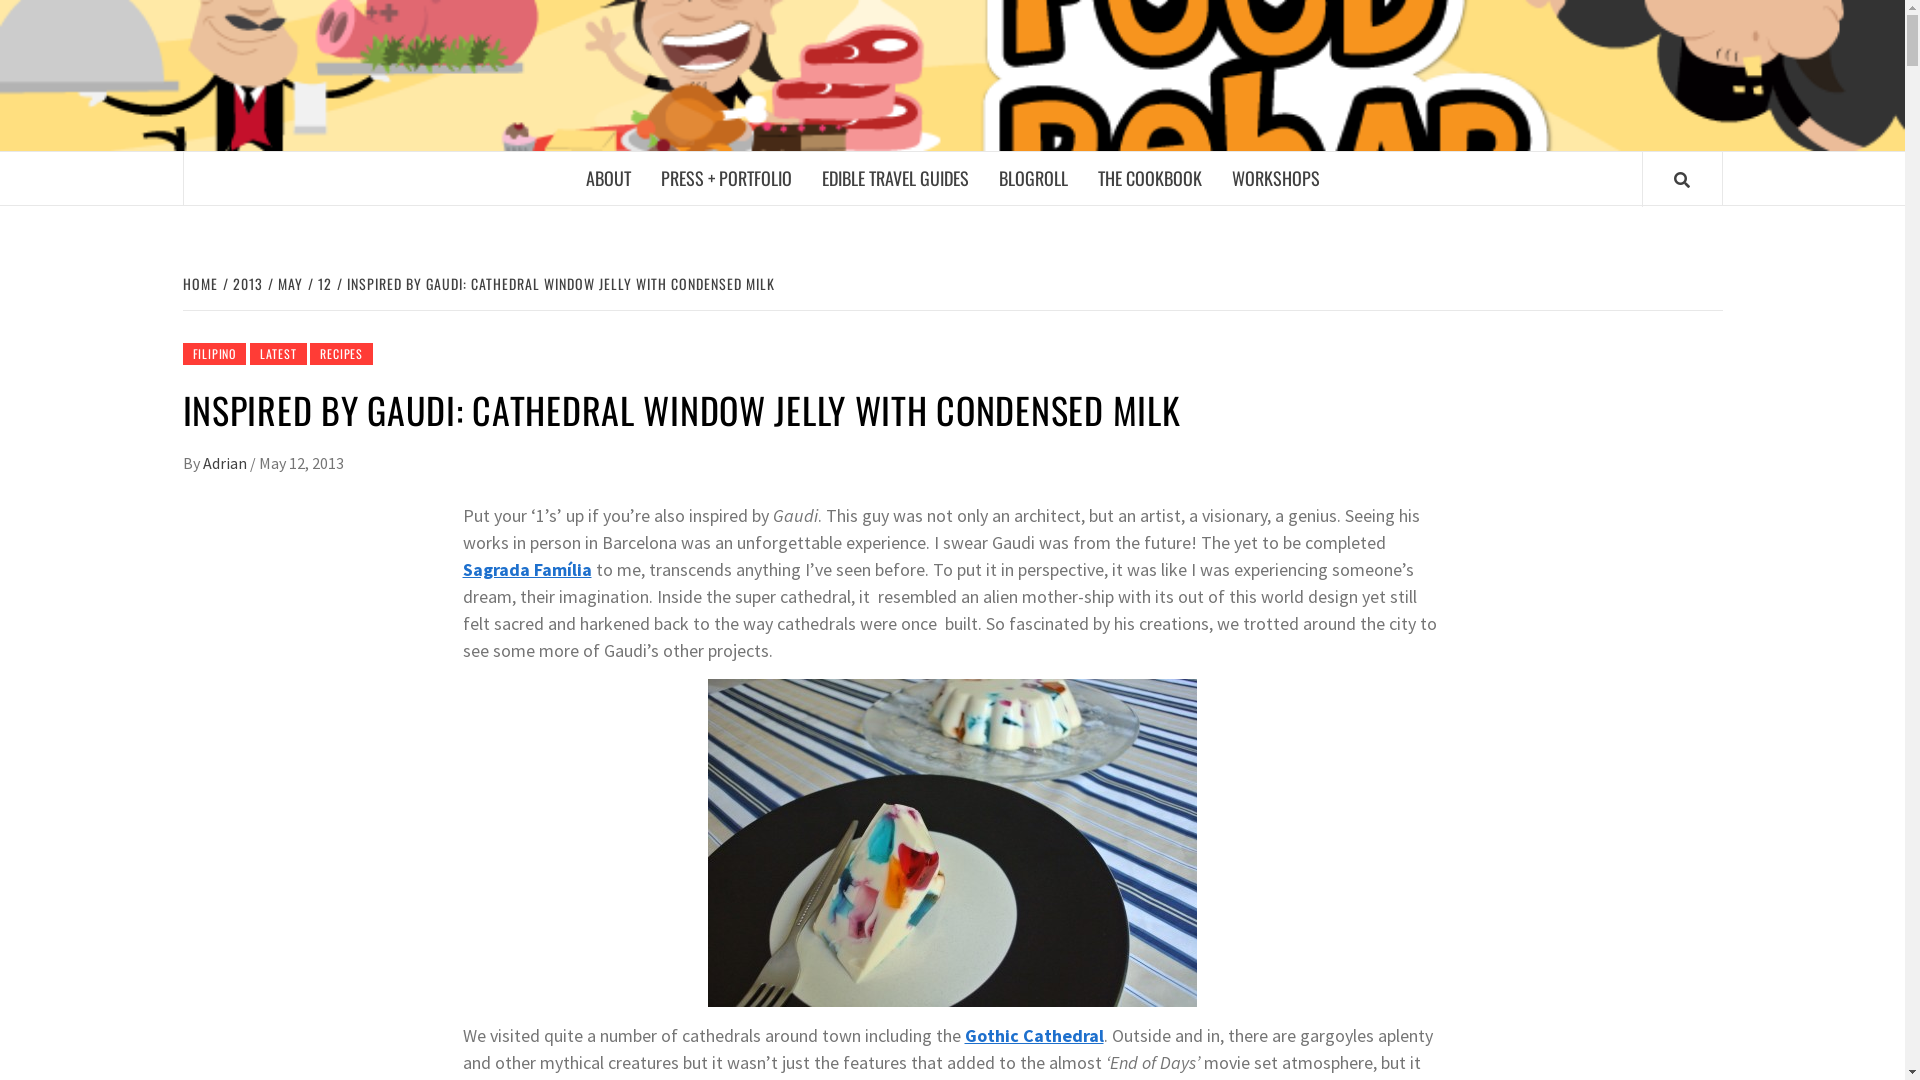  What do you see at coordinates (1033, 1035) in the screenshot?
I see `'Gothic Cathedral'` at bounding box center [1033, 1035].